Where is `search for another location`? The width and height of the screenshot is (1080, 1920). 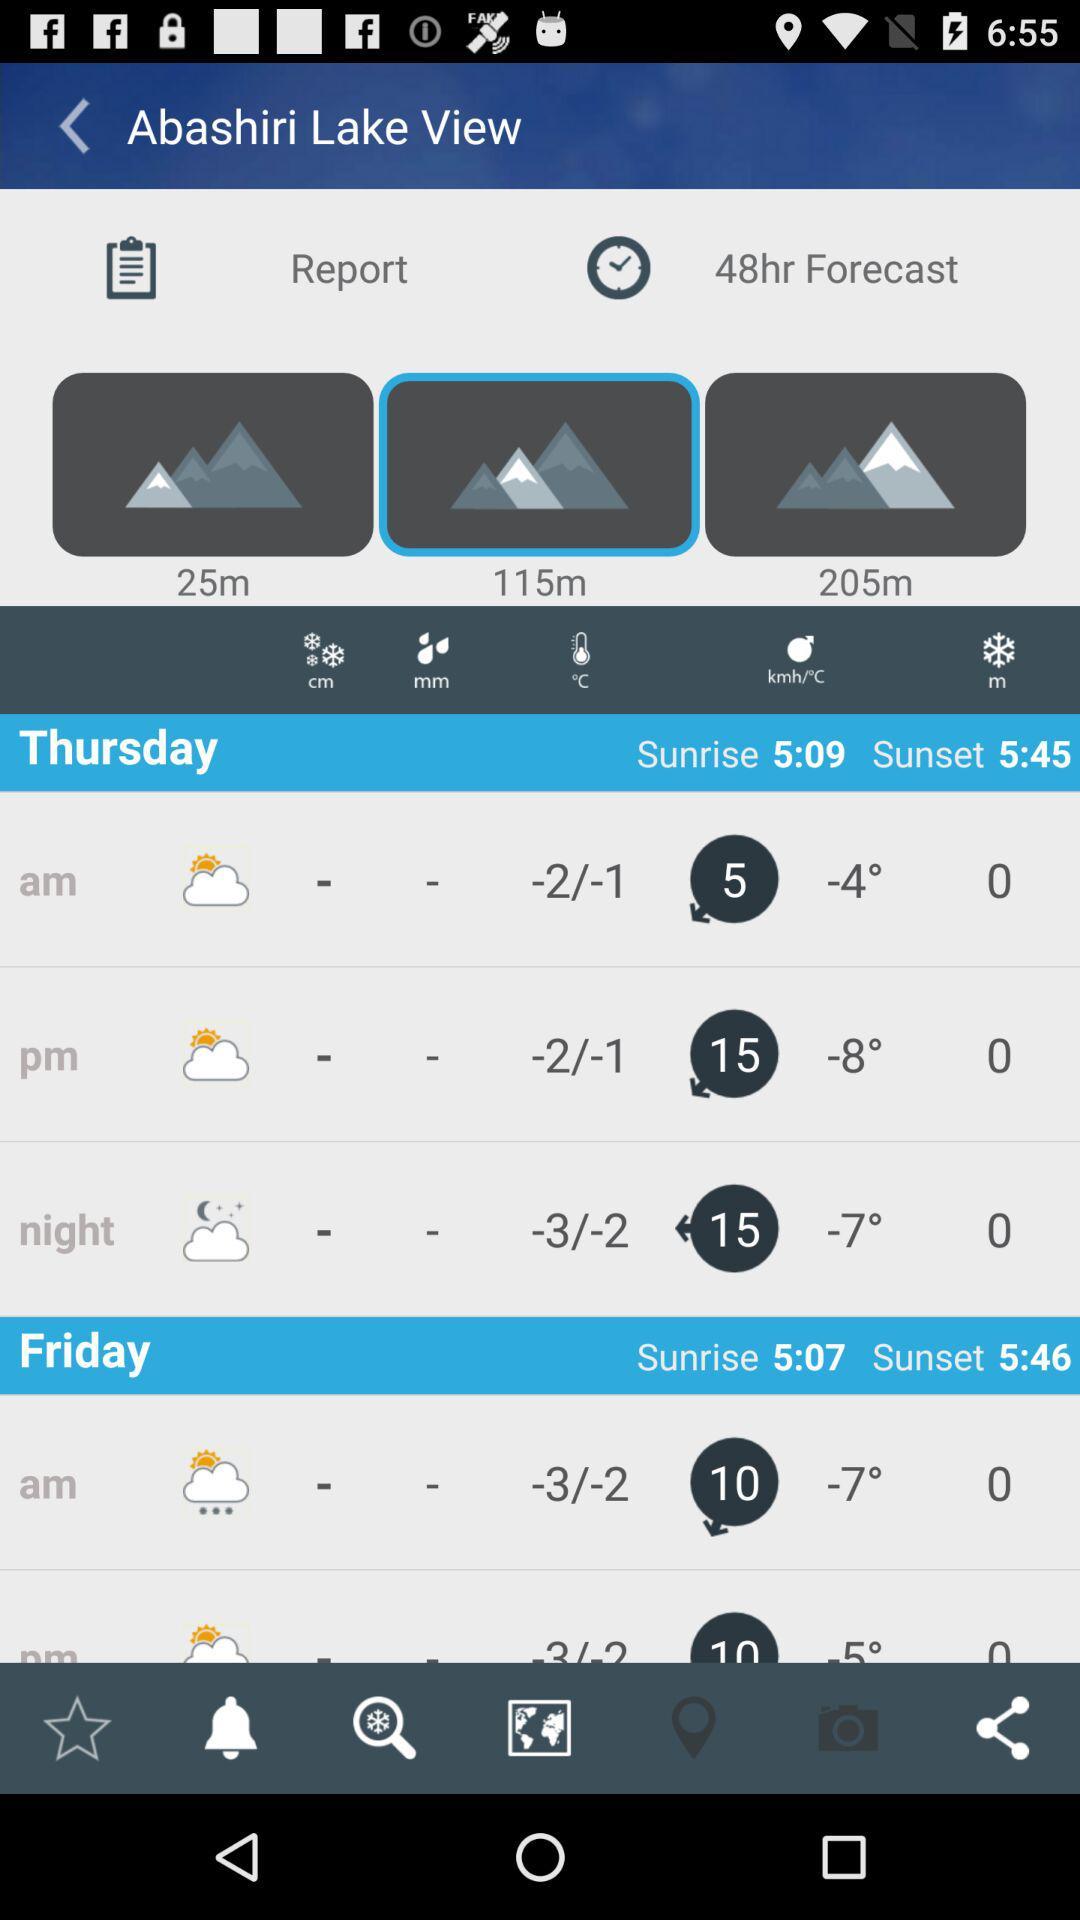
search for another location is located at coordinates (384, 1727).